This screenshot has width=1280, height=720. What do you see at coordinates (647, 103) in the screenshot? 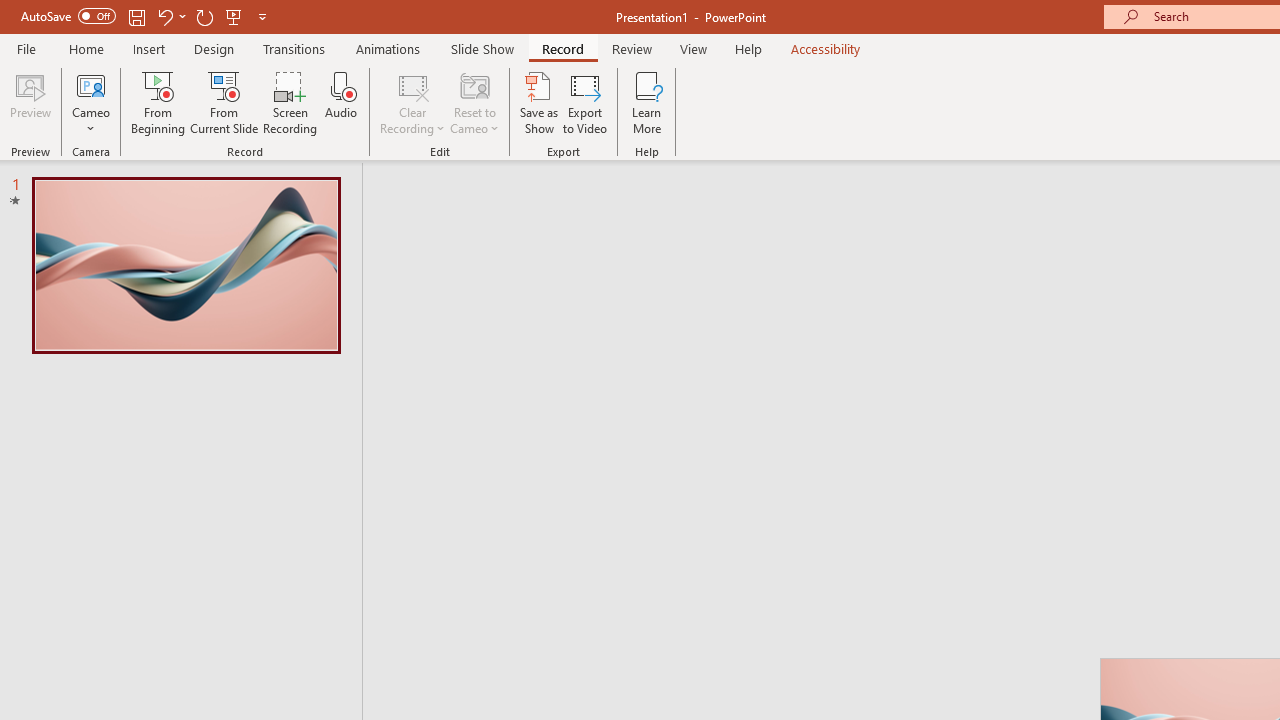
I see `'Learn More'` at bounding box center [647, 103].